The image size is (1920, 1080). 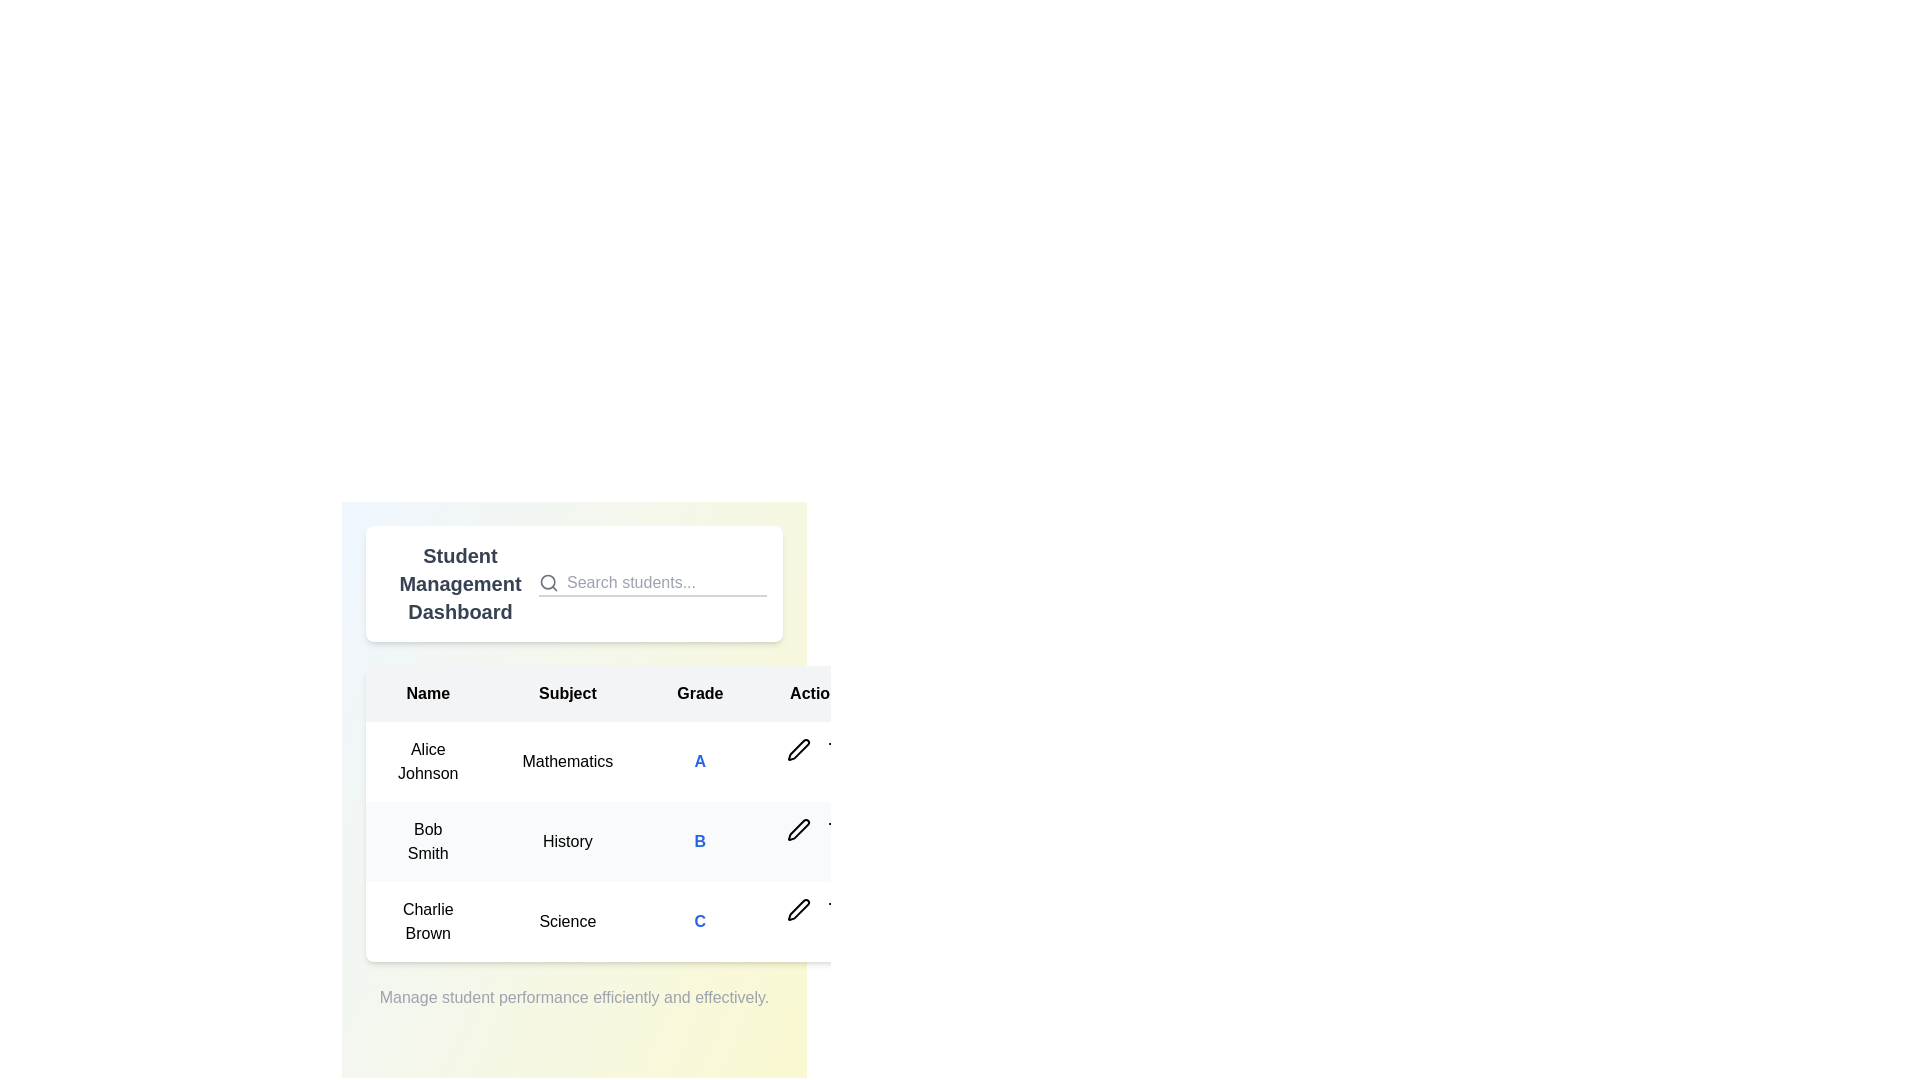 What do you see at coordinates (819, 693) in the screenshot?
I see `the 'Actions' label, which is a bold black text element located in the last column of the header row of a table-like structure` at bounding box center [819, 693].